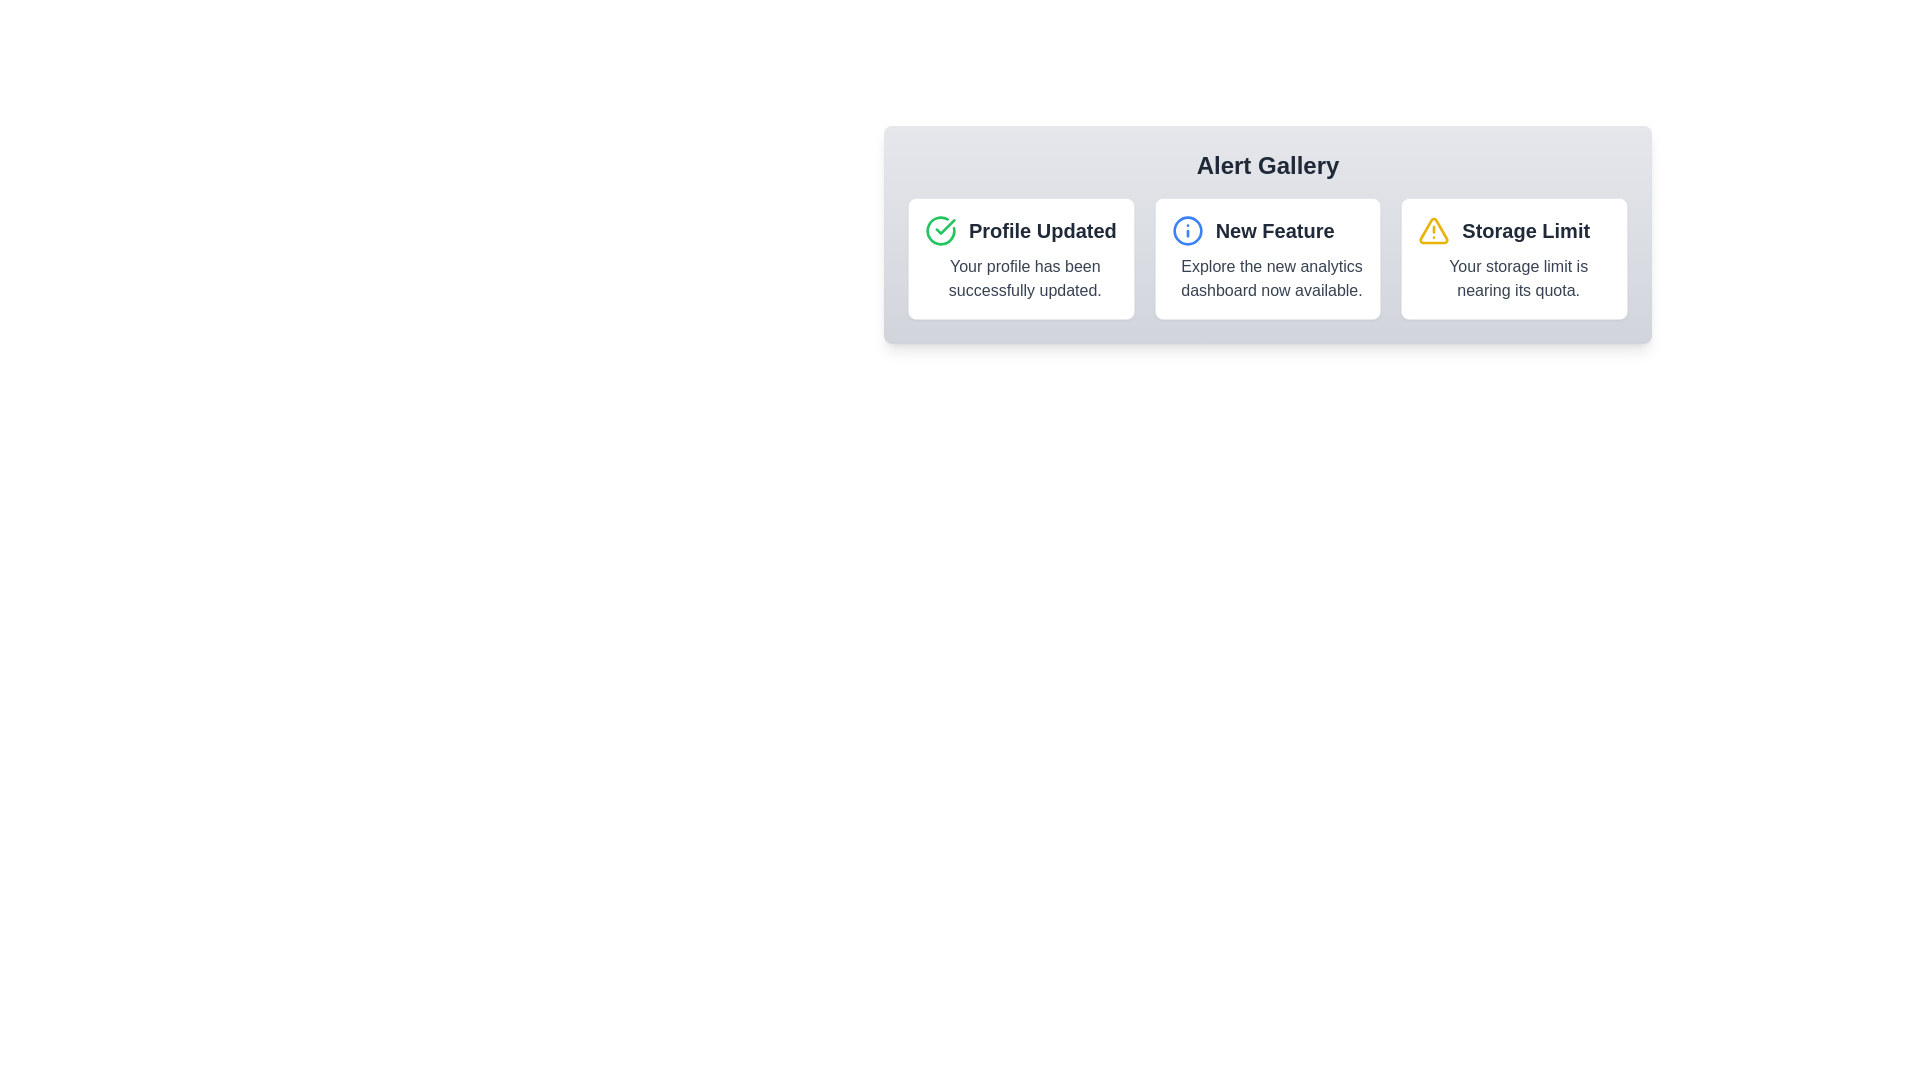  I want to click on the circular graphical element that is part of the SVG graphic representing an information symbol, located in the center of the 'New Feature' card in the Alert Gallery, so click(1187, 230).